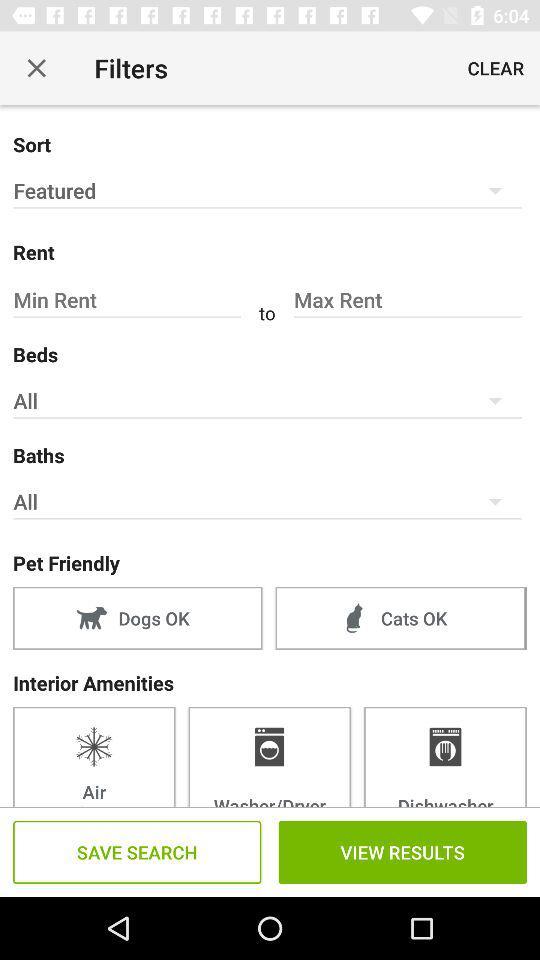 The image size is (540, 960). I want to click on washer/dryer item, so click(269, 755).